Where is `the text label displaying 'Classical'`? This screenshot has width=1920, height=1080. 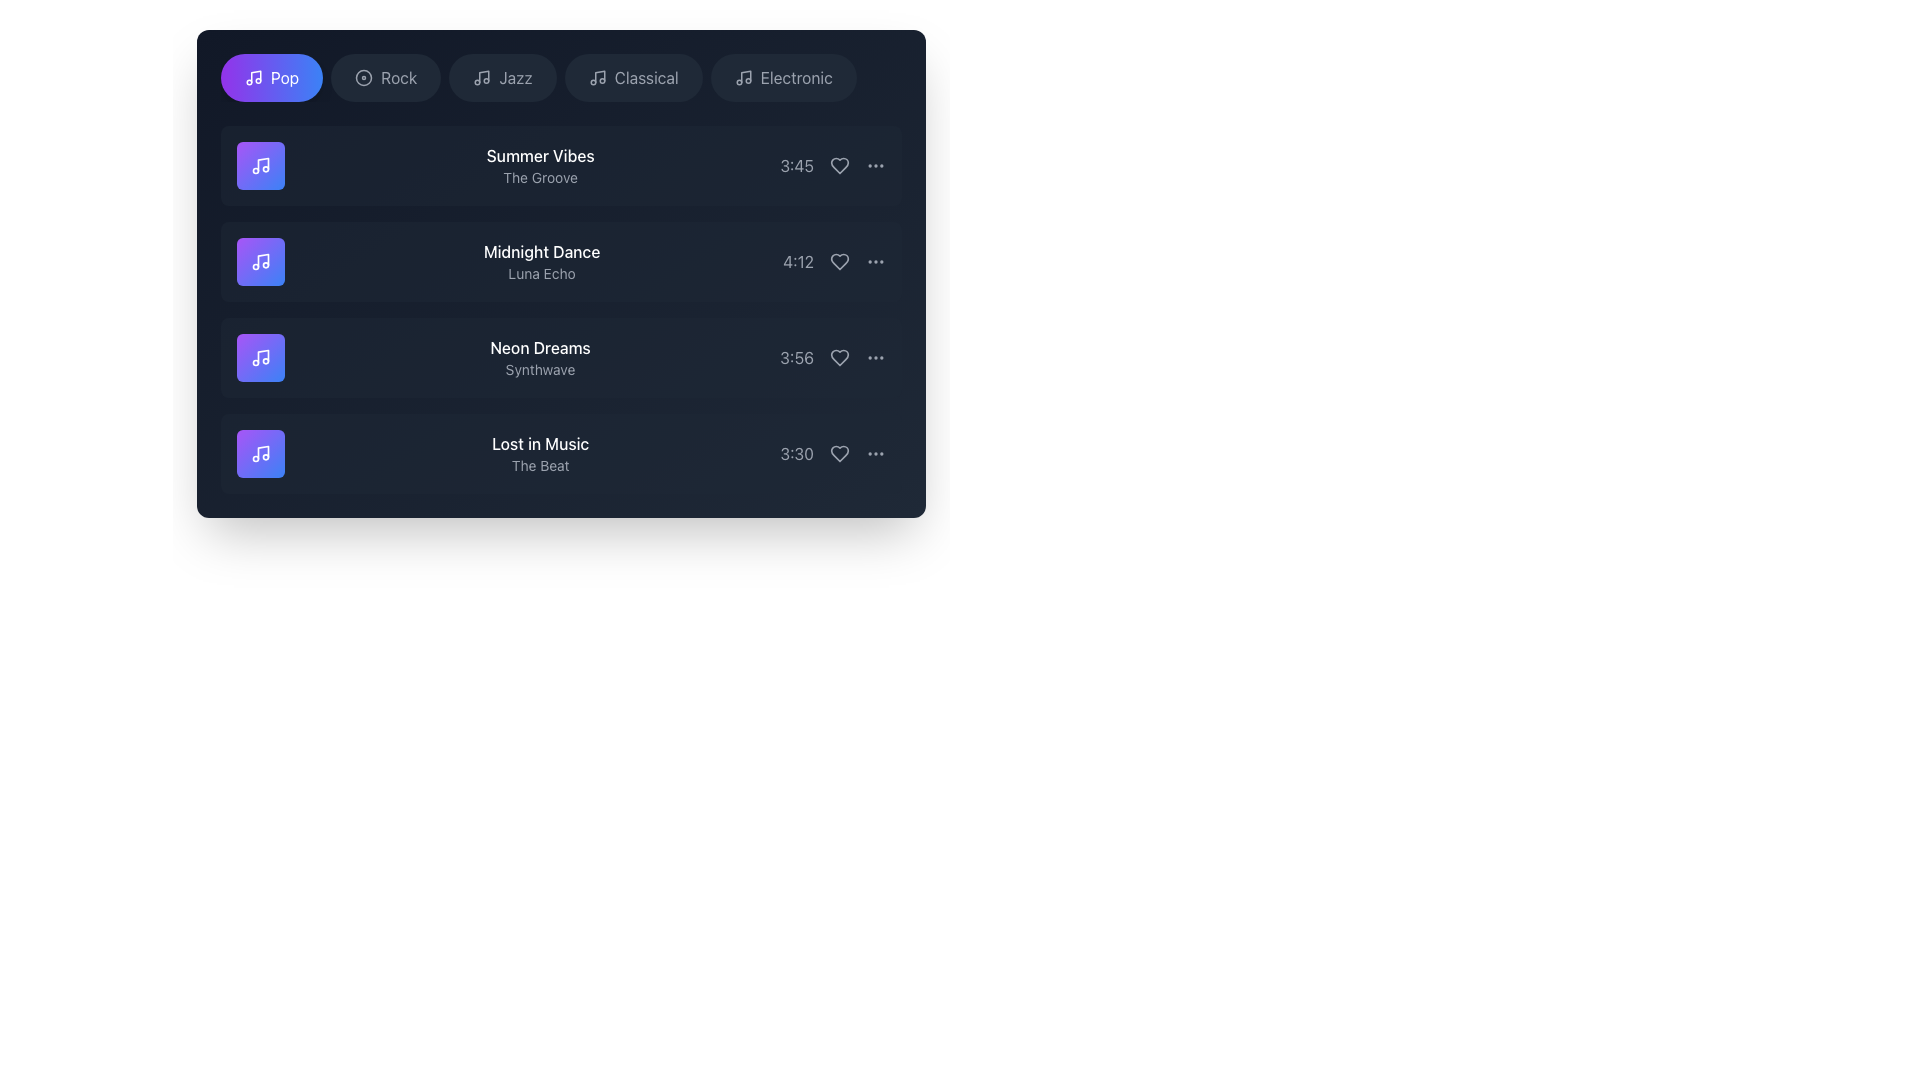
the text label displaying 'Classical' is located at coordinates (646, 76).